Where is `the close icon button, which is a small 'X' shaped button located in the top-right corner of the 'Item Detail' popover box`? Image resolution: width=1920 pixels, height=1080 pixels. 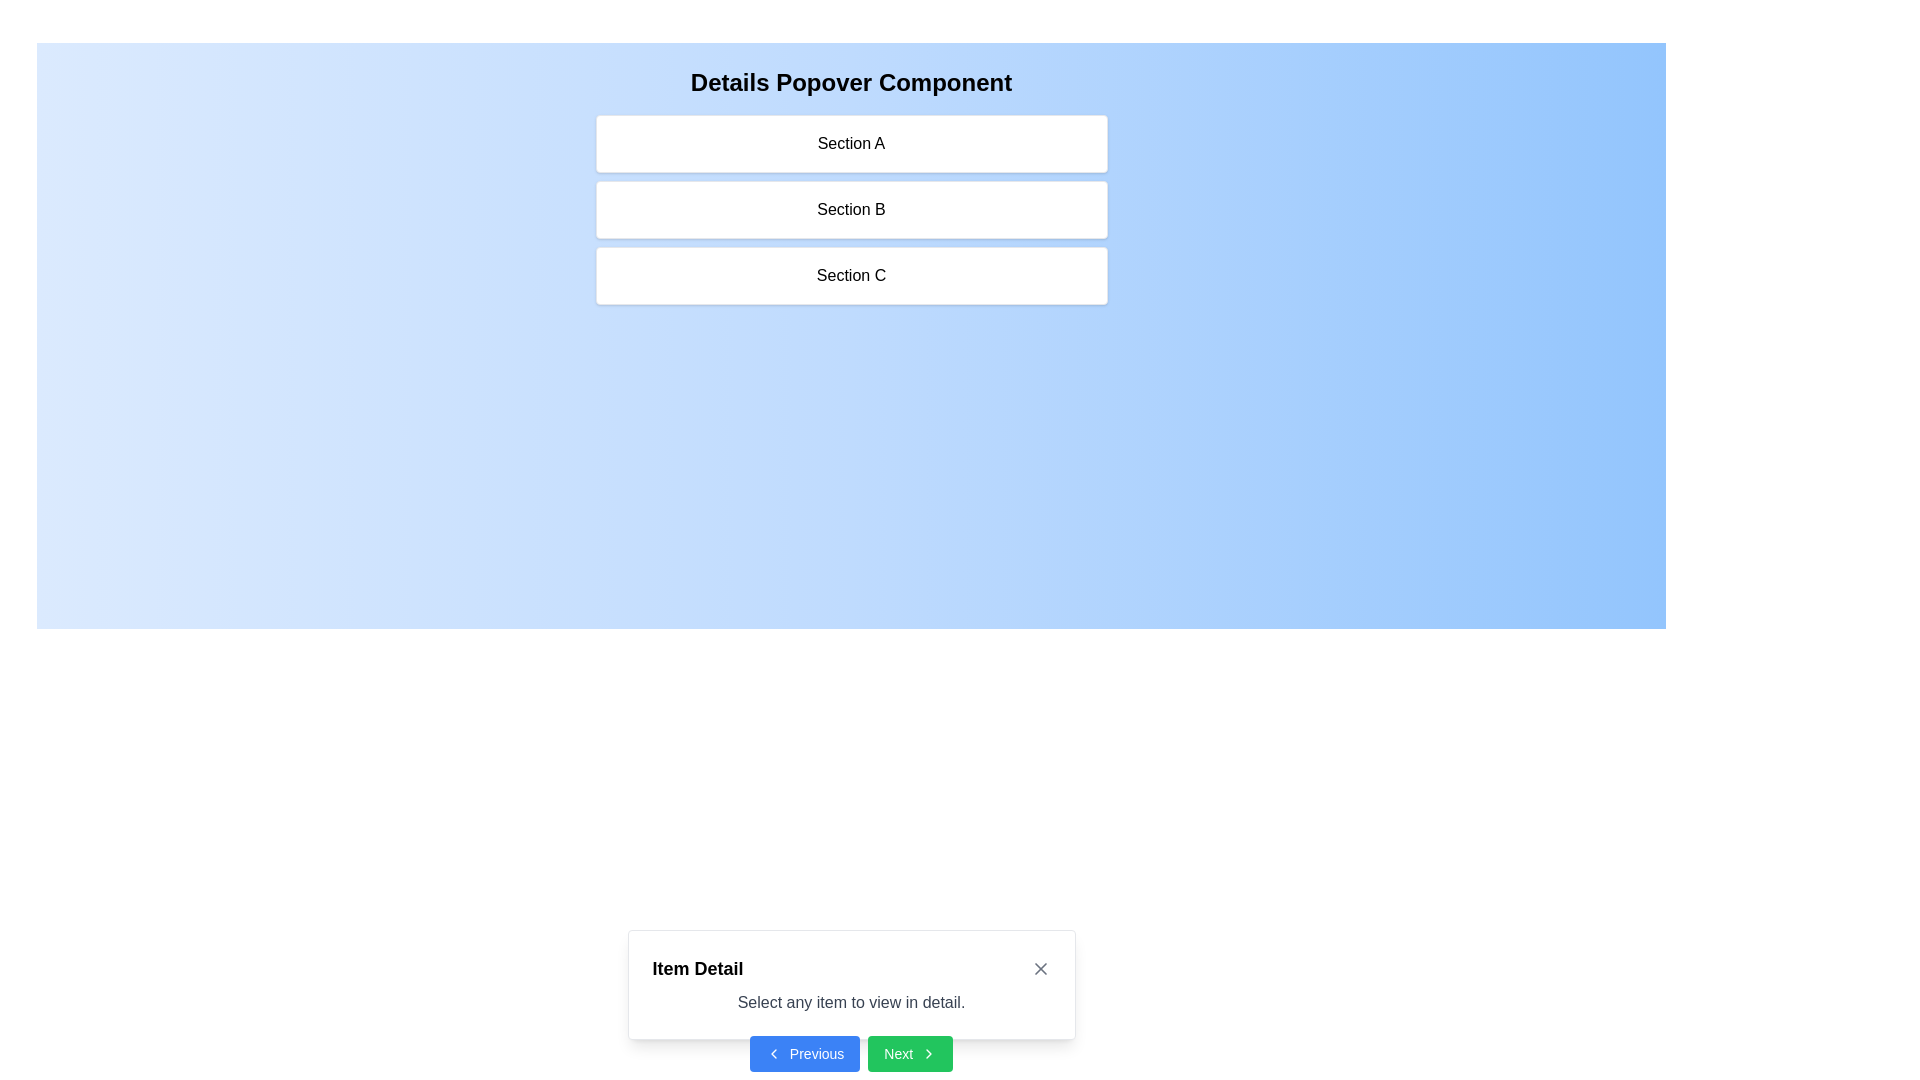
the close icon button, which is a small 'X' shaped button located in the top-right corner of the 'Item Detail' popover box is located at coordinates (1040, 967).